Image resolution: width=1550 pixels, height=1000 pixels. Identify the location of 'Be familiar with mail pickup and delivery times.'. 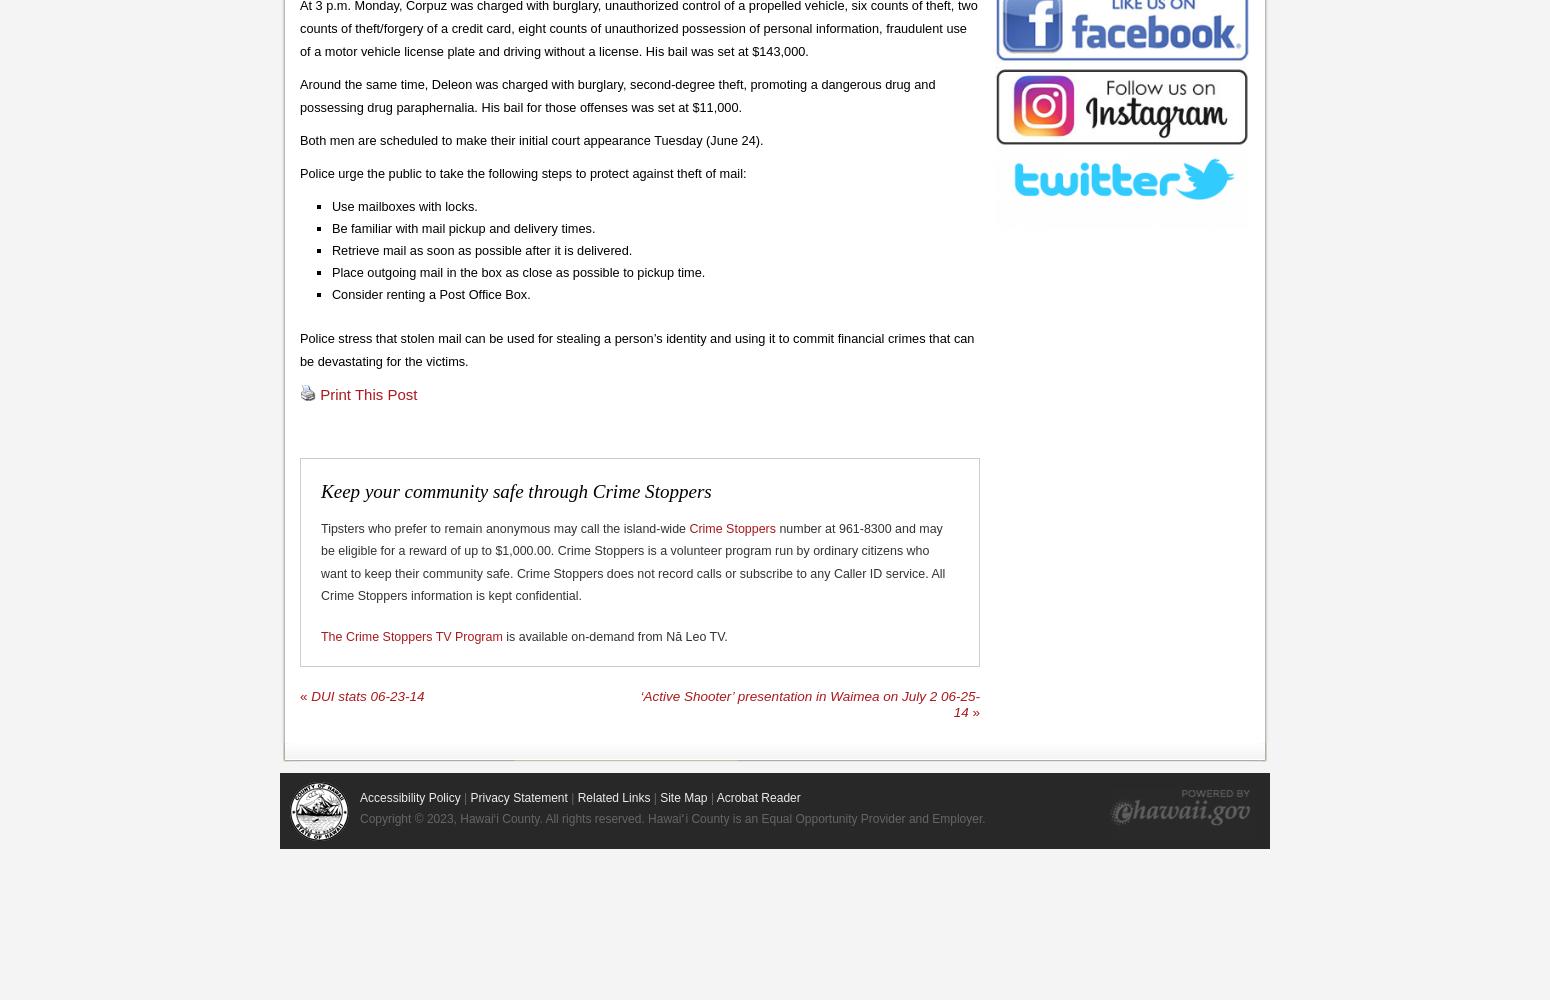
(329, 227).